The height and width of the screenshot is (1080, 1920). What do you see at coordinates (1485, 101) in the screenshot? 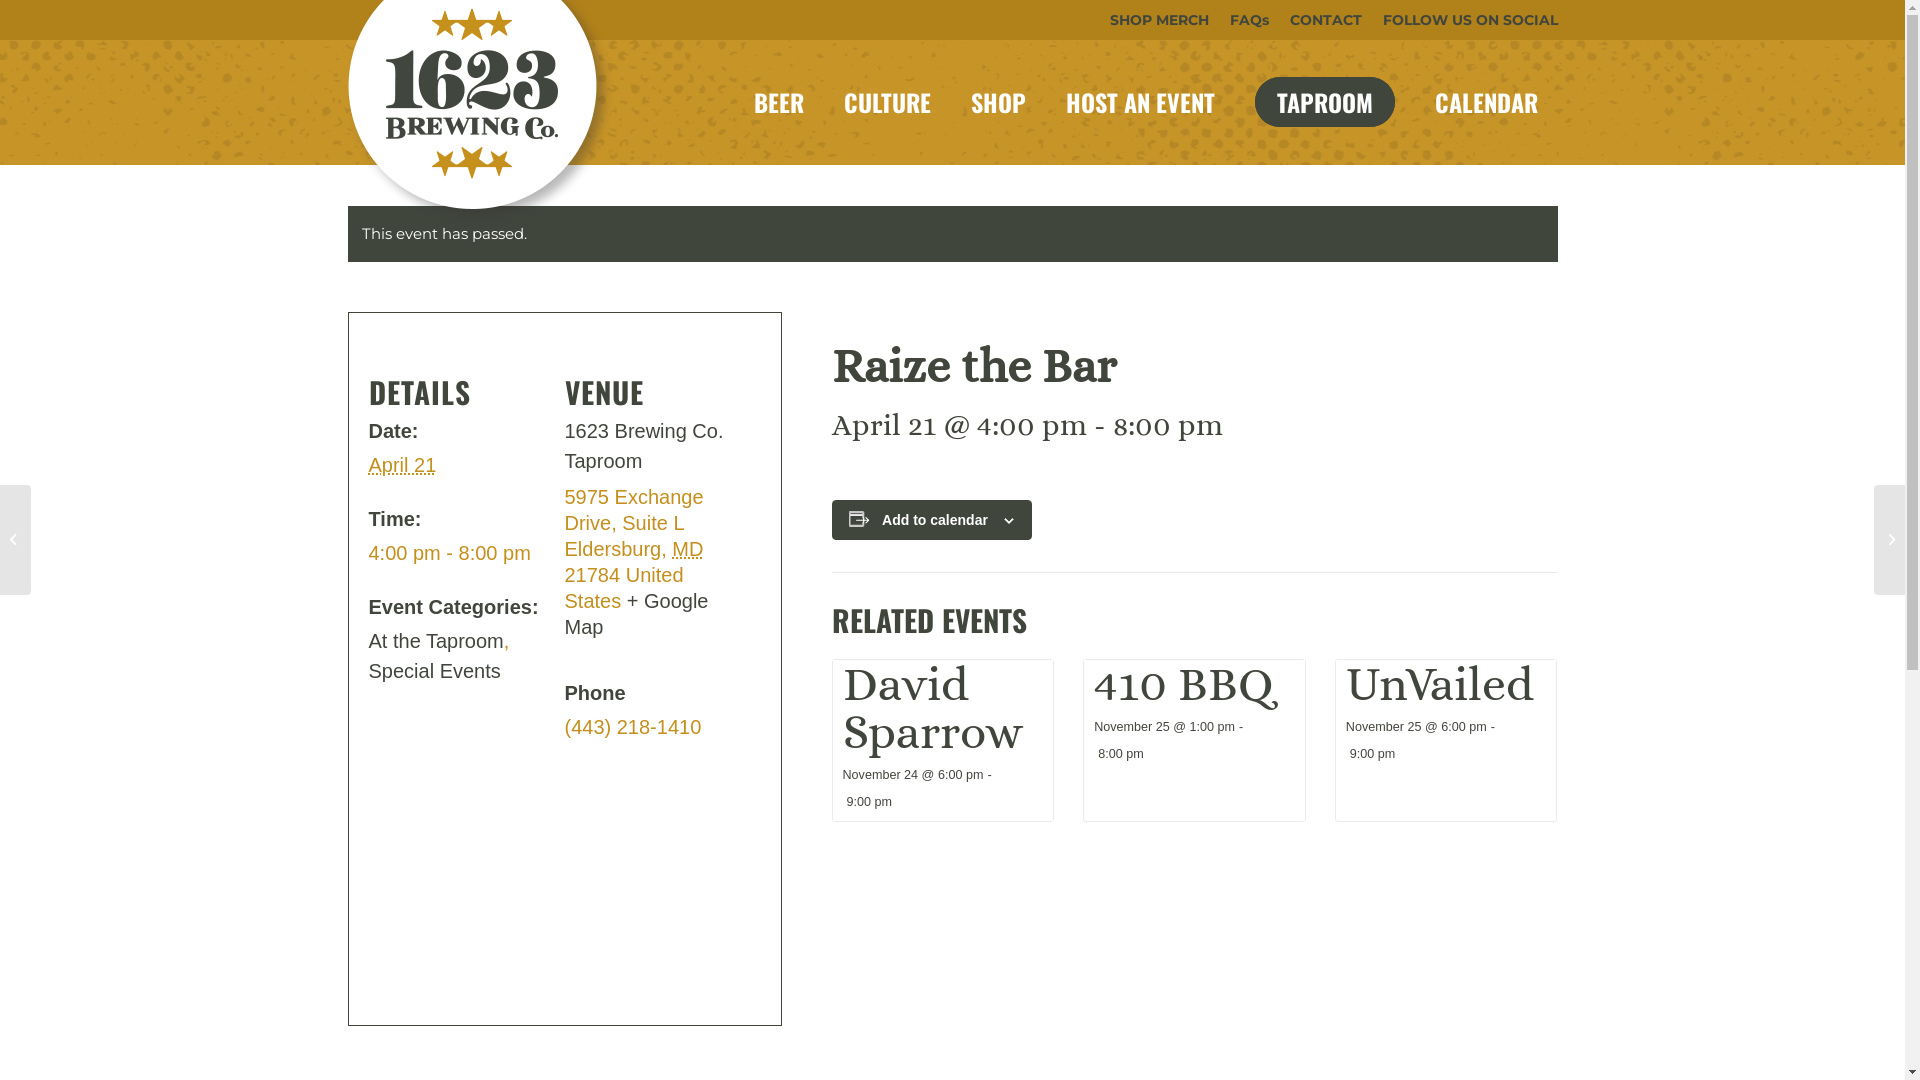
I see `'CALENDAR'` at bounding box center [1485, 101].